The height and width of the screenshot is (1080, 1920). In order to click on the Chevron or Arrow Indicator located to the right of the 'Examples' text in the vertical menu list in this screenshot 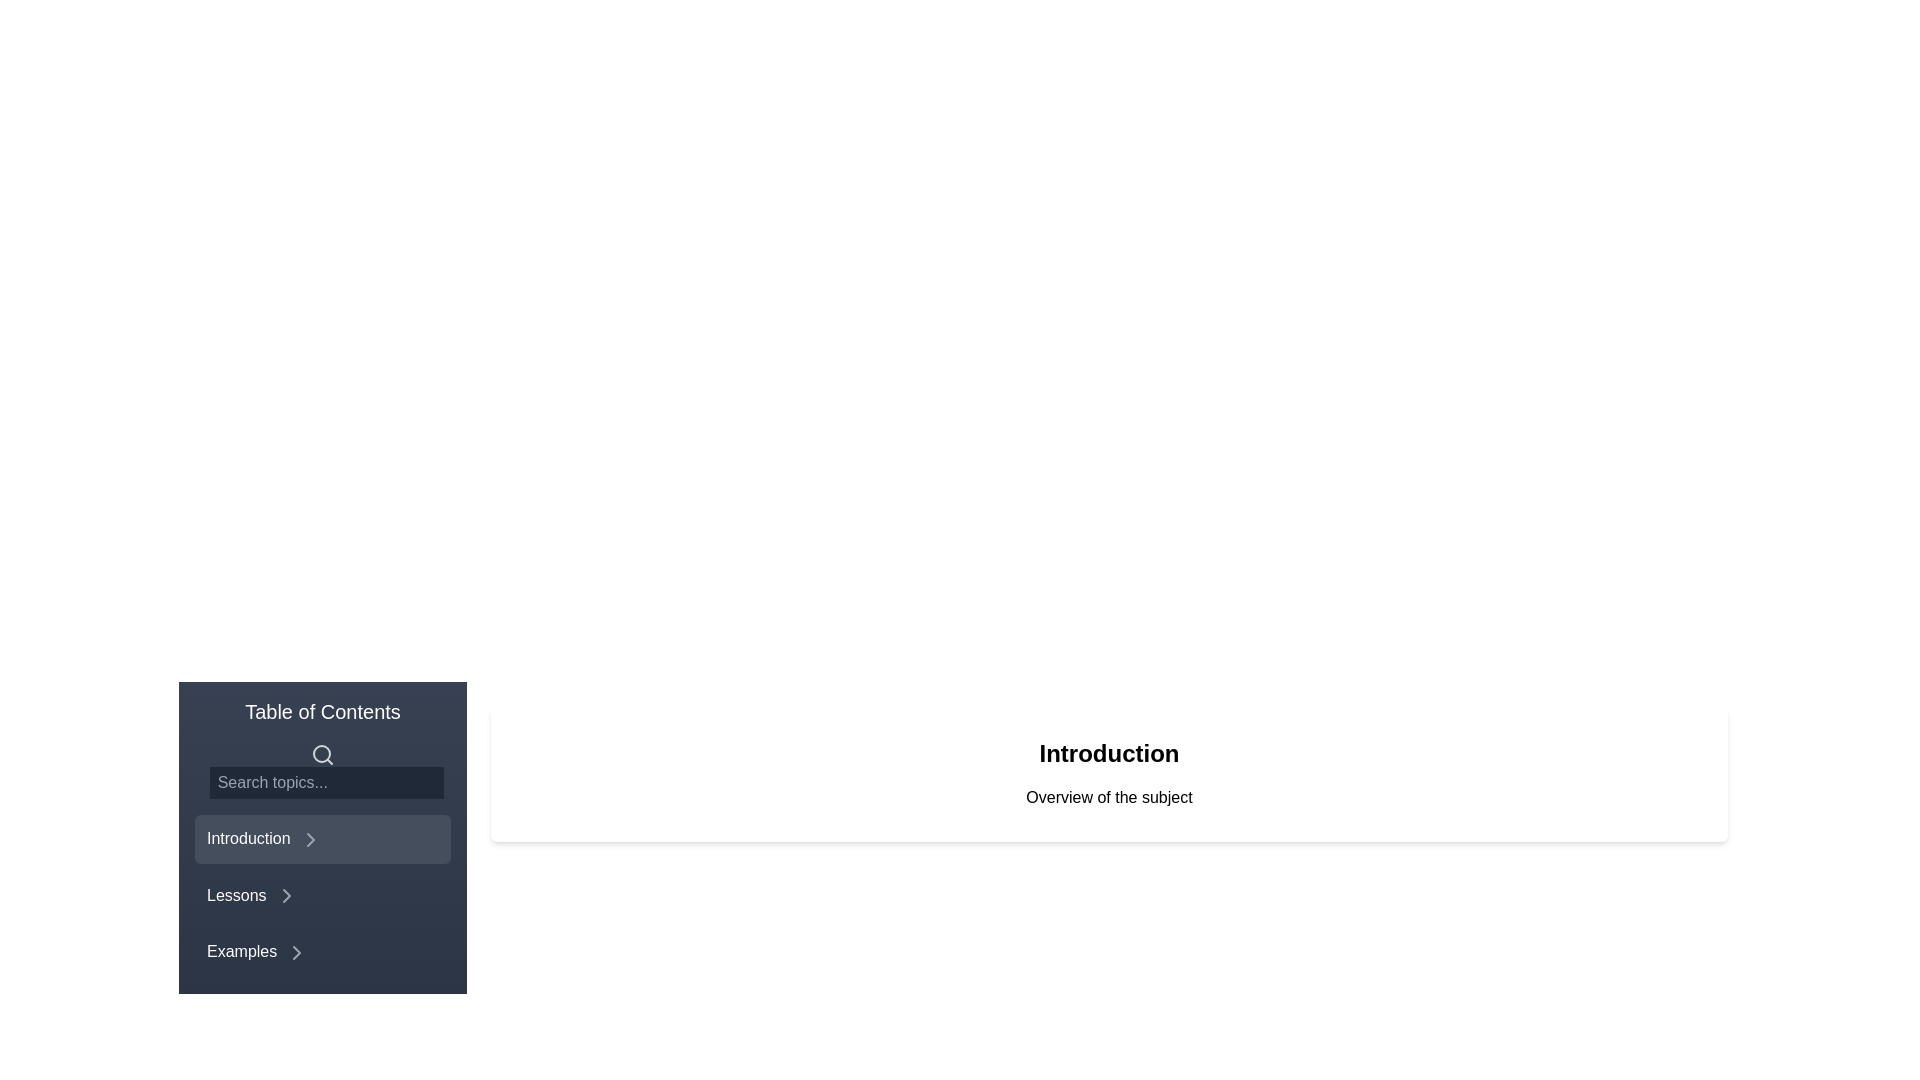, I will do `click(296, 952)`.